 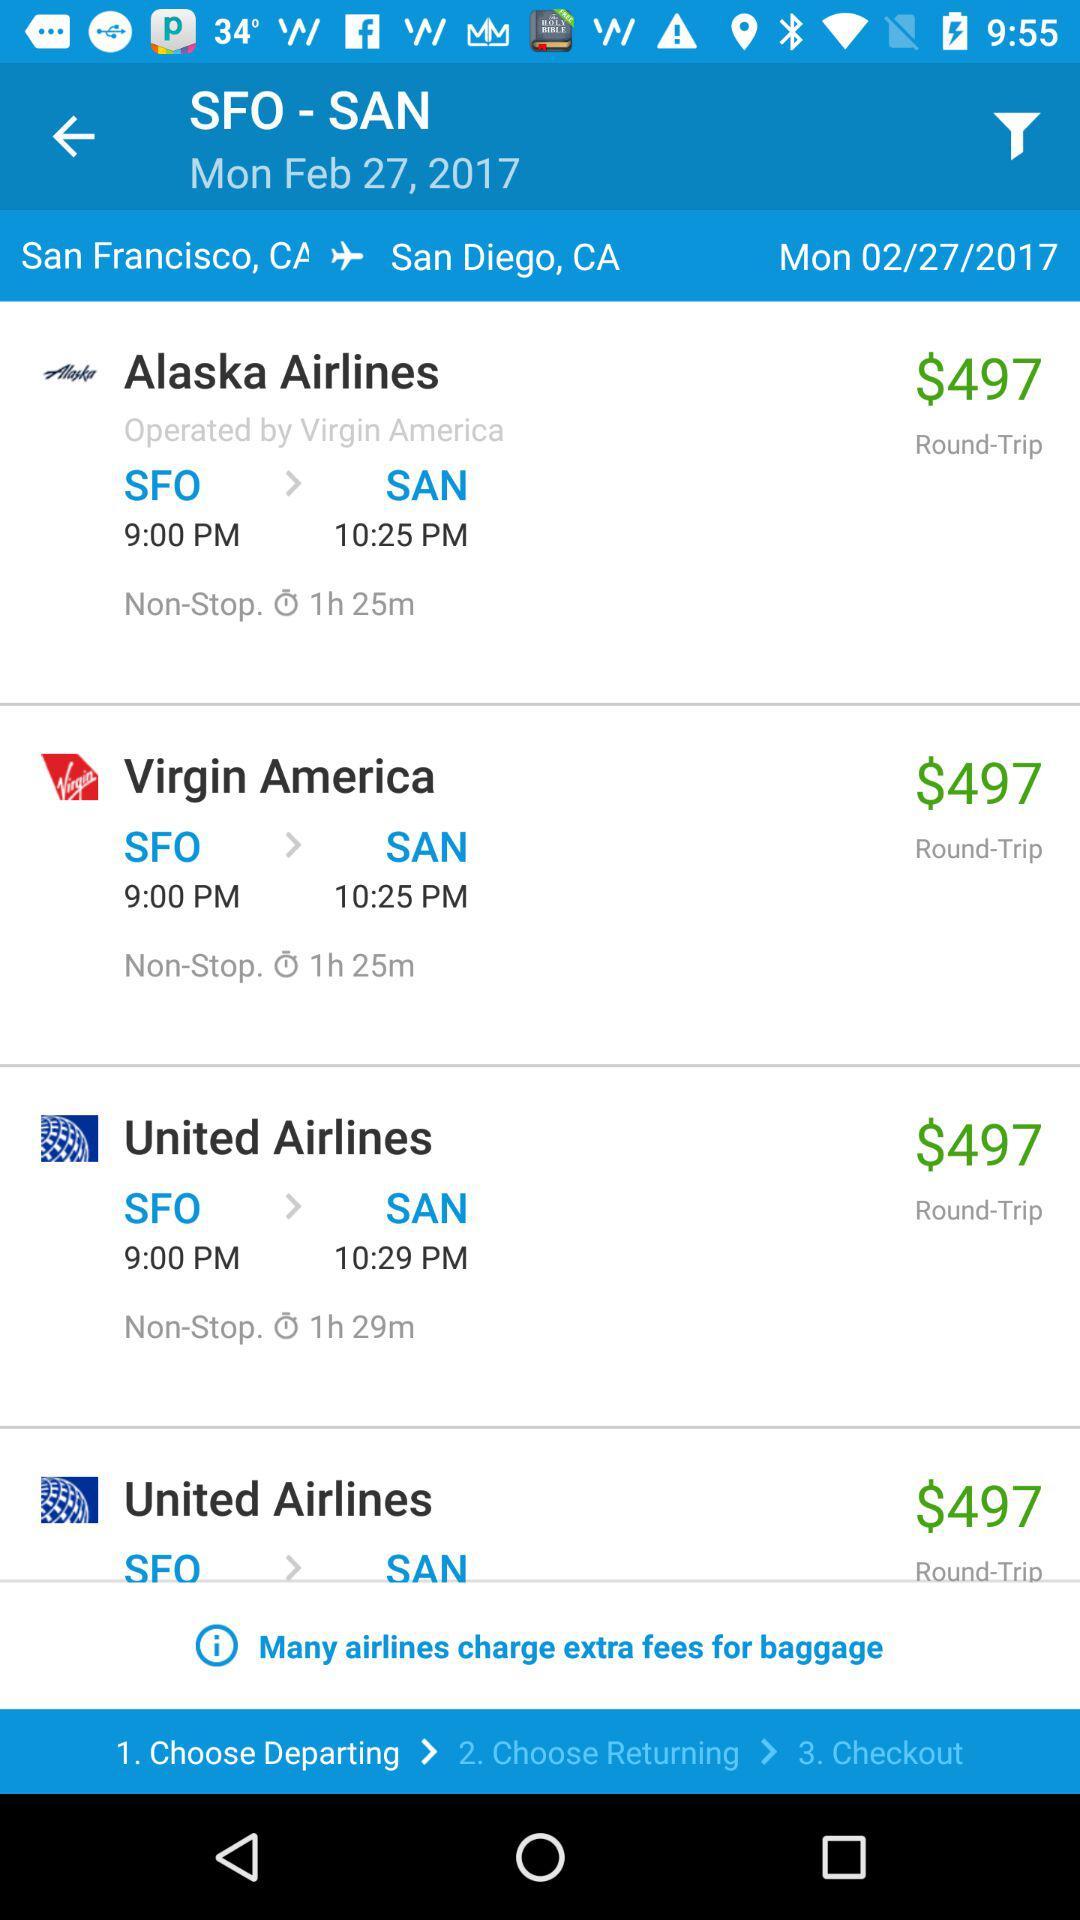 What do you see at coordinates (314, 427) in the screenshot?
I see `operated by virgin item` at bounding box center [314, 427].